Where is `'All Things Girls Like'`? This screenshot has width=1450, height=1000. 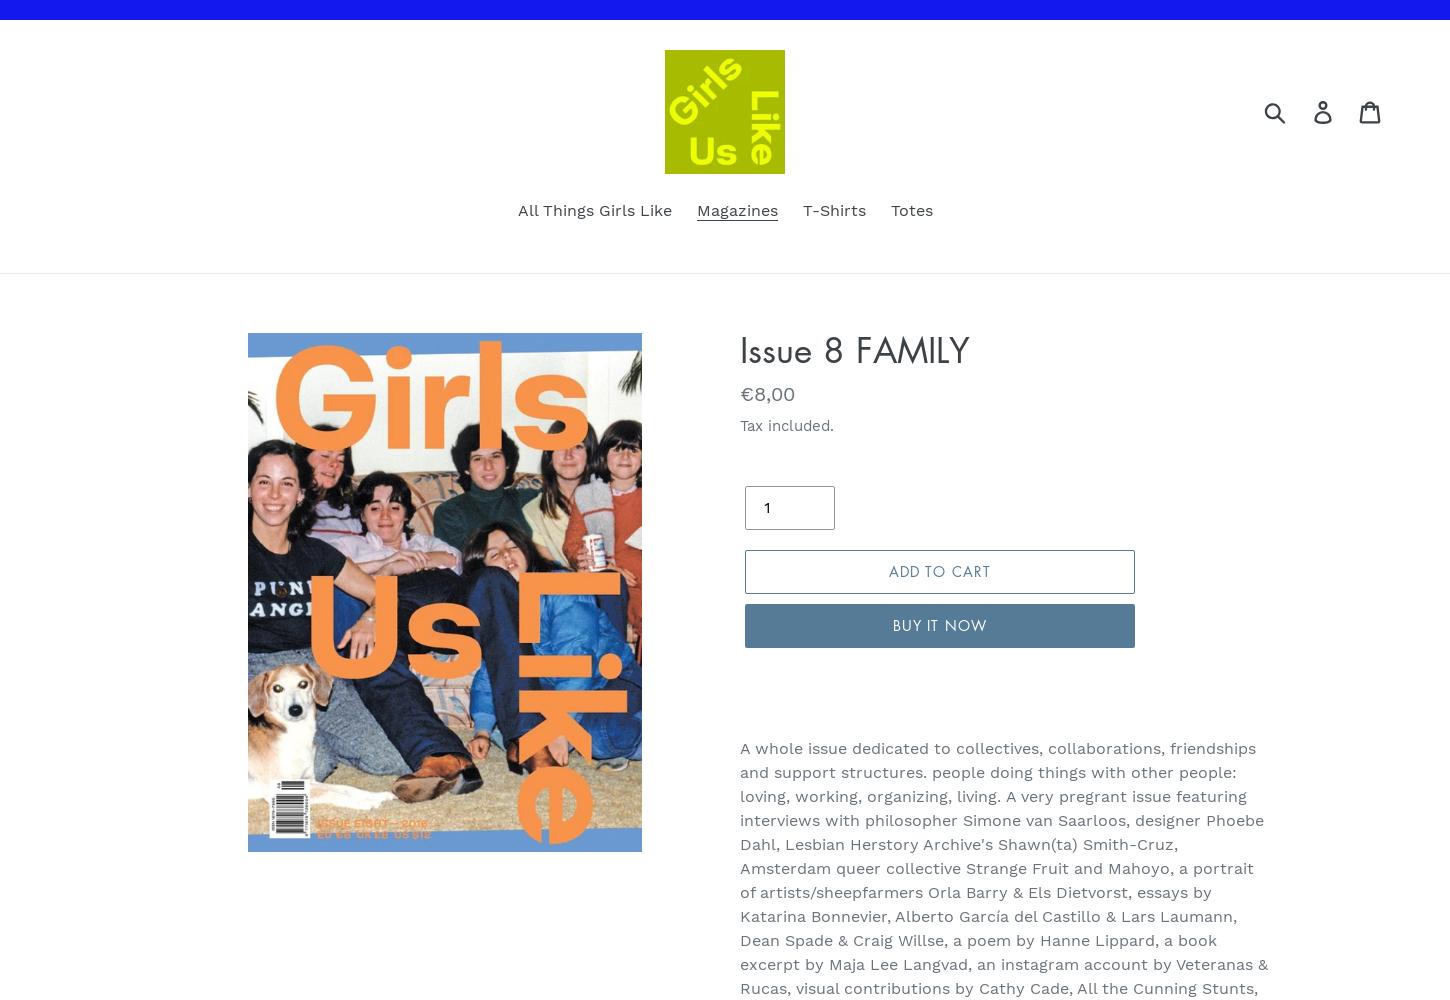 'All Things Girls Like' is located at coordinates (594, 209).